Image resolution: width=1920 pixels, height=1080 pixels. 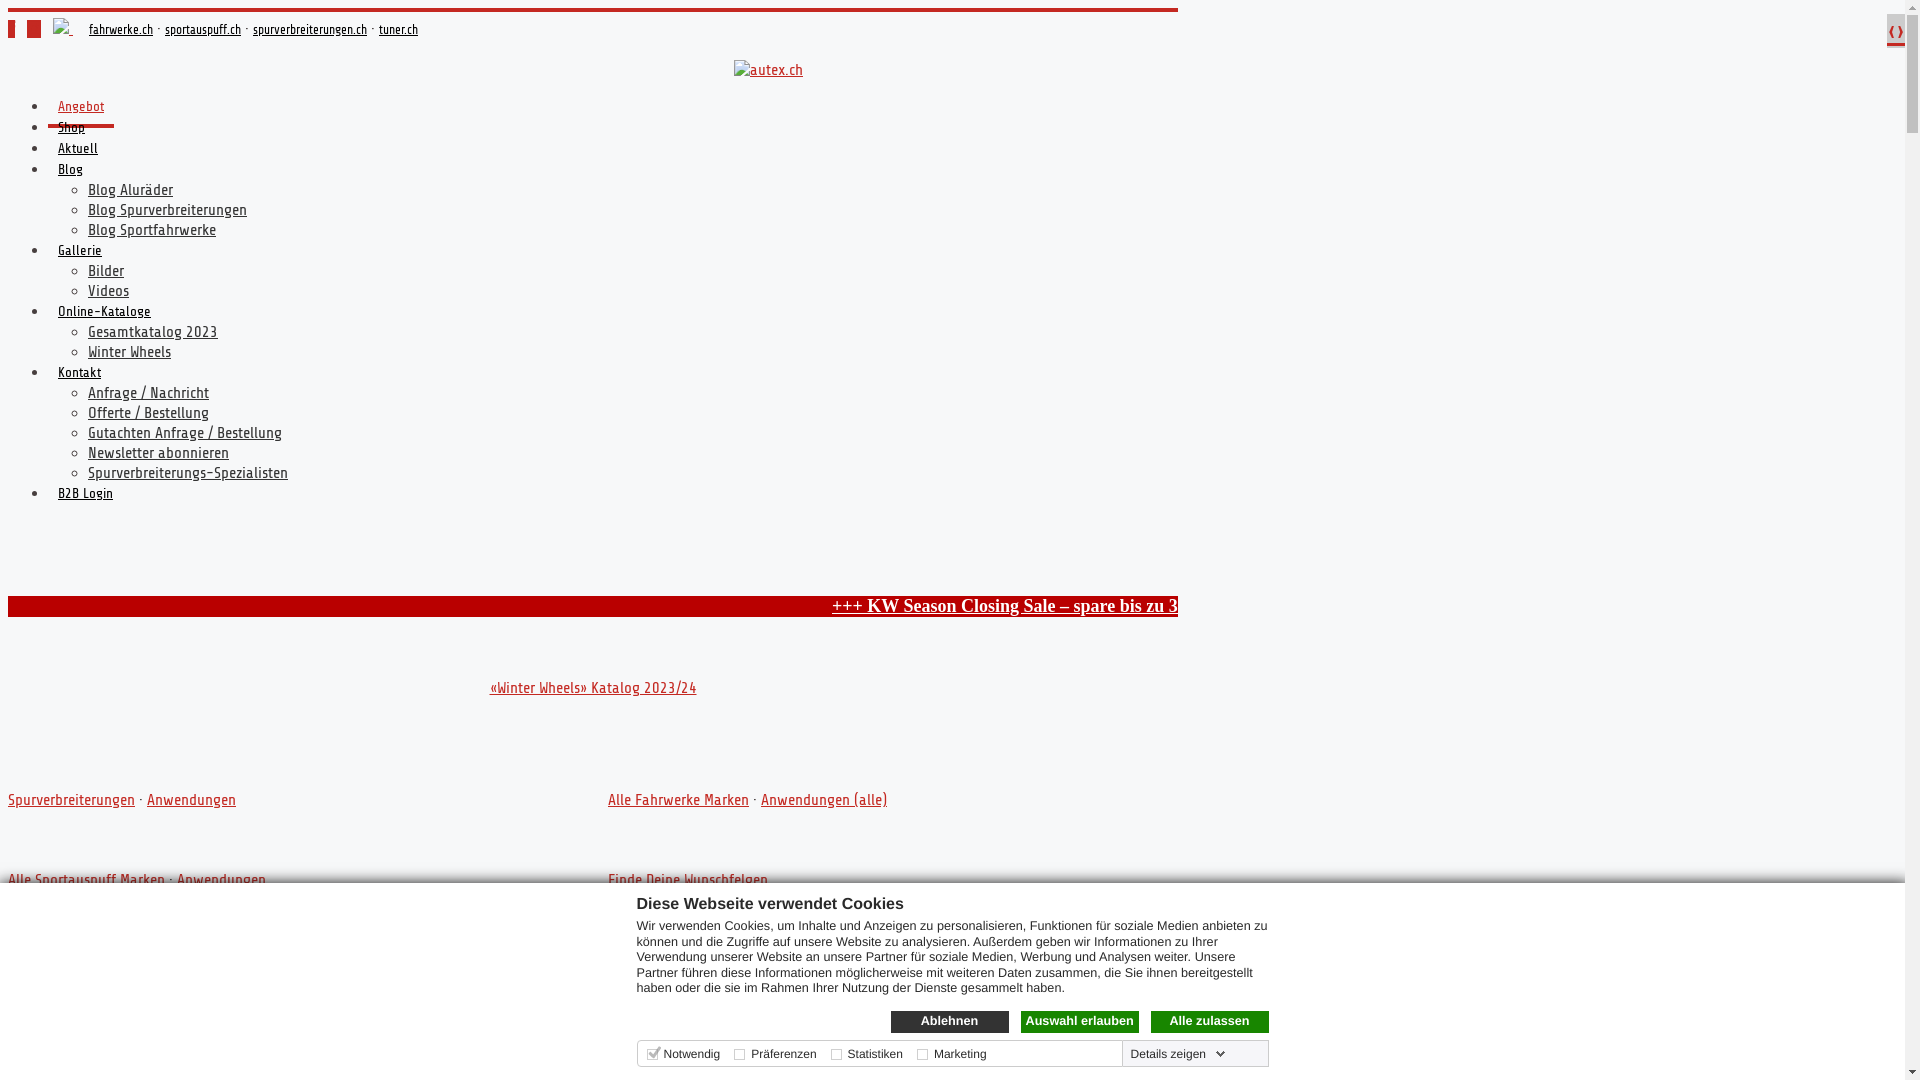 I want to click on 'Ablehnen', so click(x=948, y=1022).